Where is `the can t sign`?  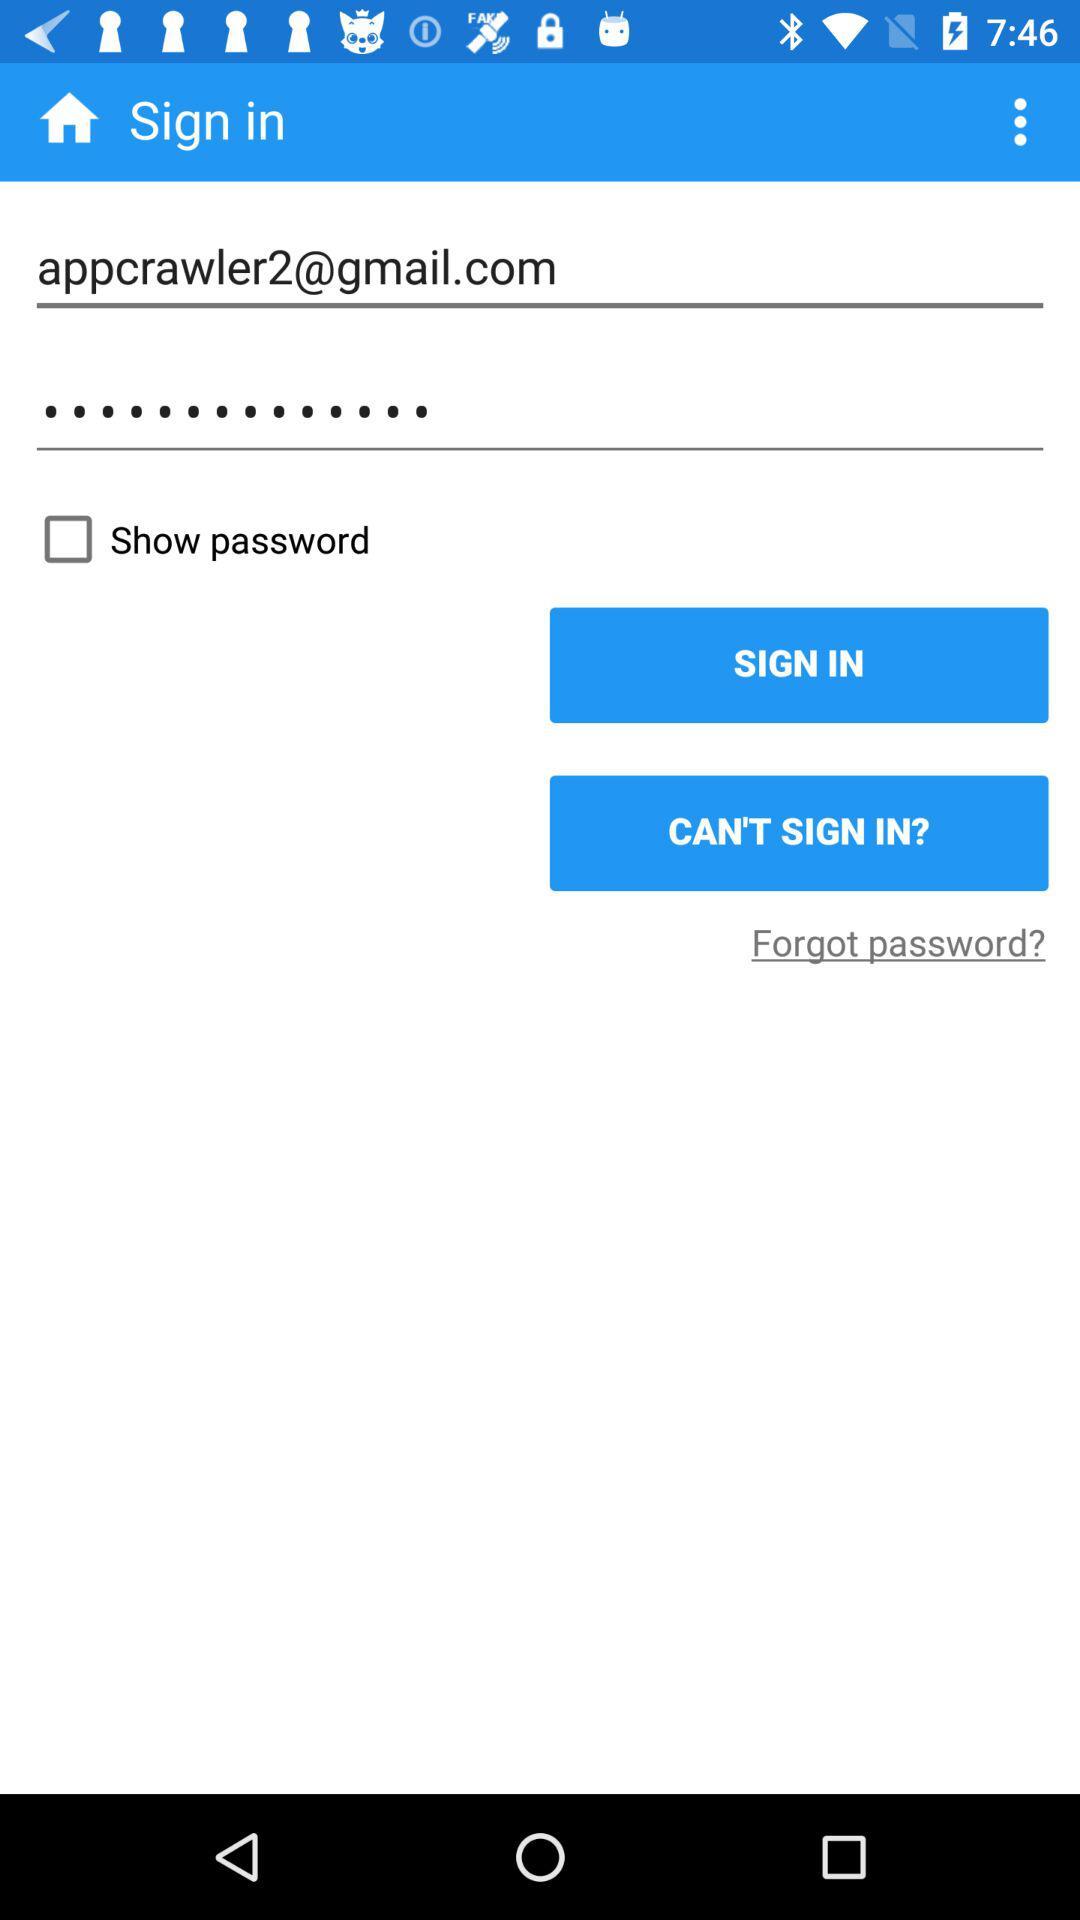 the can t sign is located at coordinates (798, 833).